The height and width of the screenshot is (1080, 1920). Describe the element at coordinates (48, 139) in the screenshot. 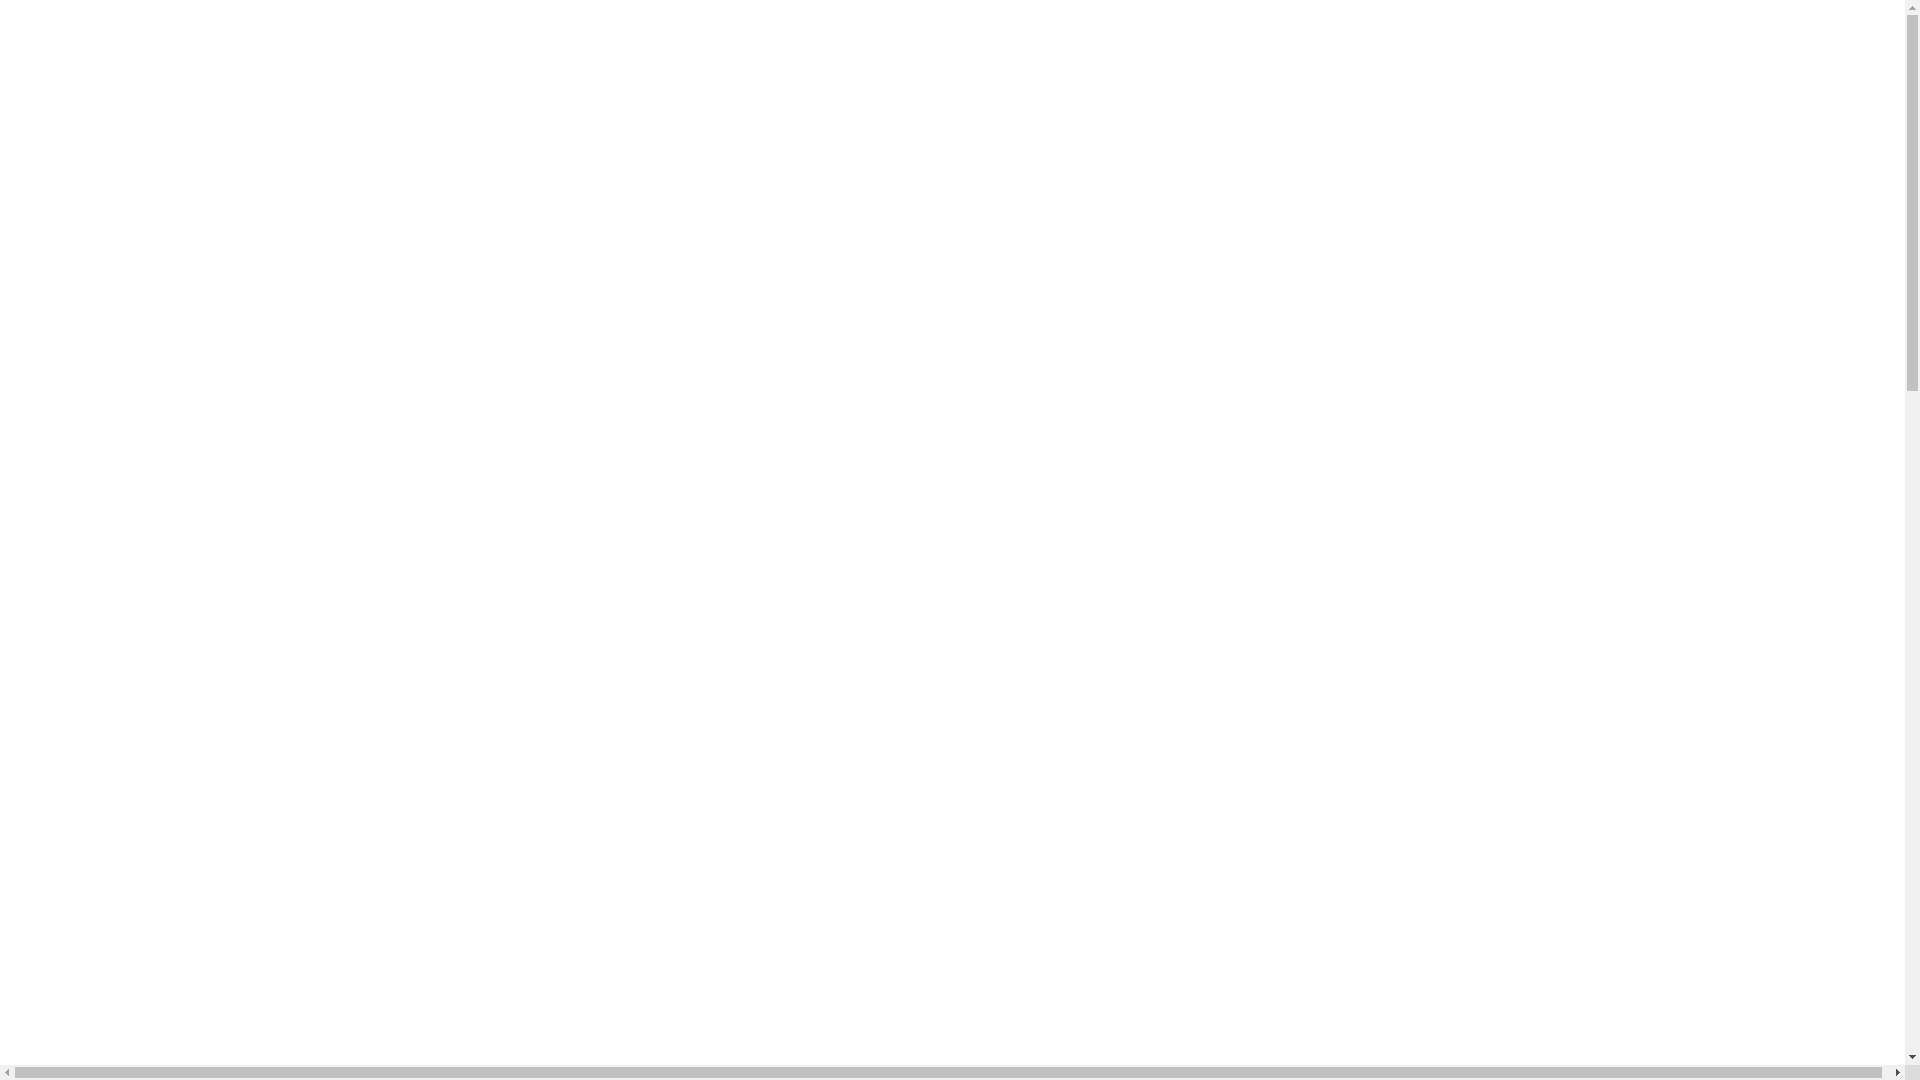

I see `'ORDER'` at that location.